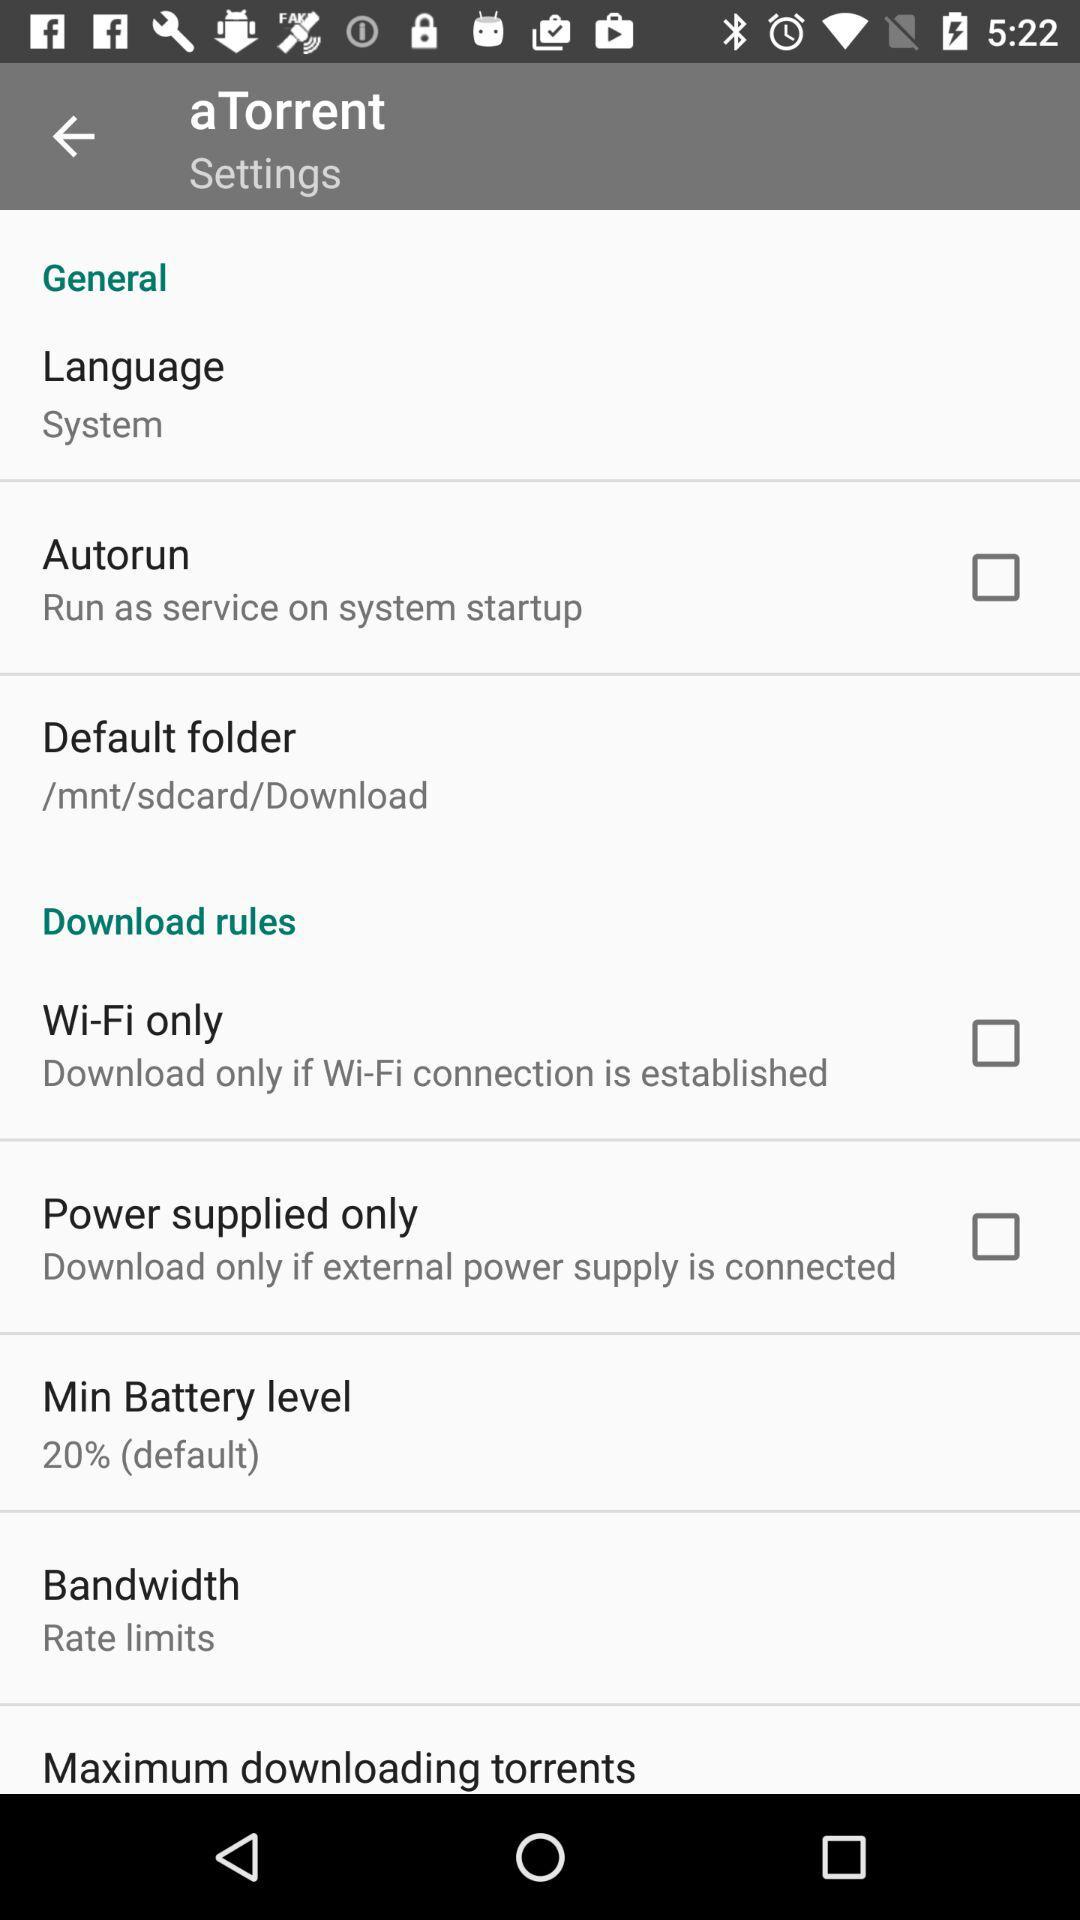 The image size is (1080, 1920). Describe the element at coordinates (540, 254) in the screenshot. I see `the general` at that location.